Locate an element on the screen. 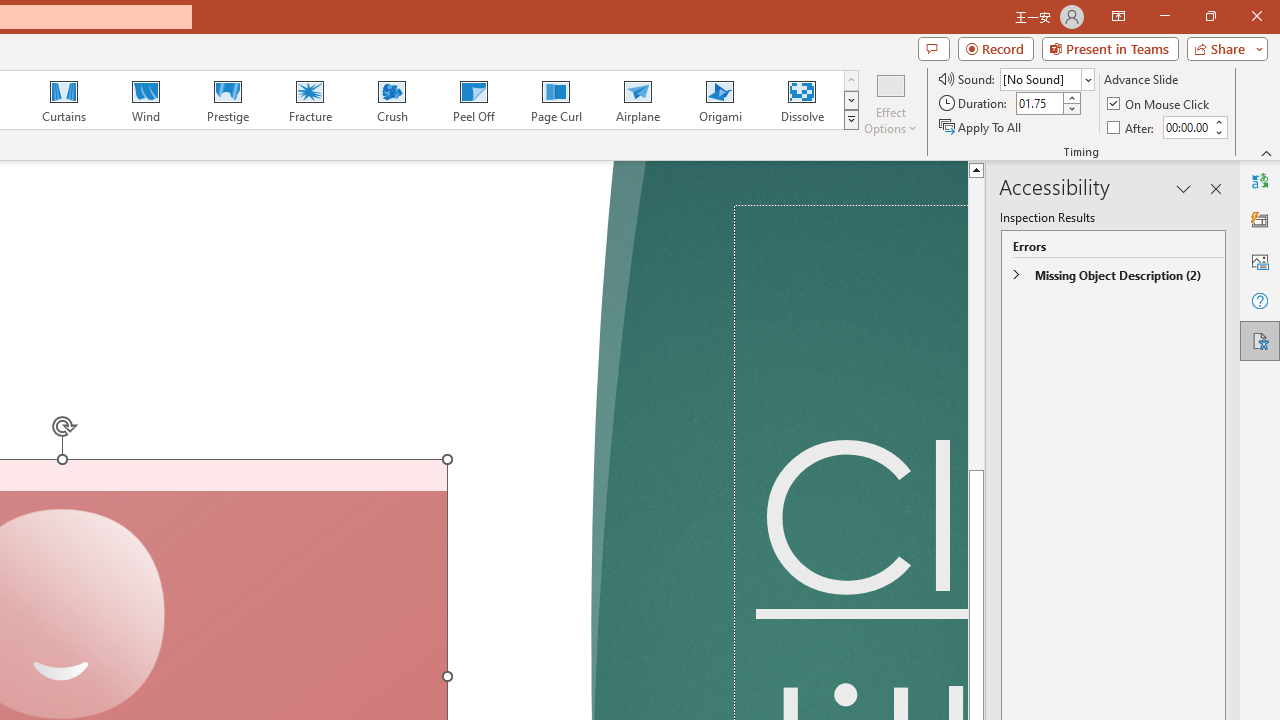  'Collapse the Ribbon' is located at coordinates (1266, 152).